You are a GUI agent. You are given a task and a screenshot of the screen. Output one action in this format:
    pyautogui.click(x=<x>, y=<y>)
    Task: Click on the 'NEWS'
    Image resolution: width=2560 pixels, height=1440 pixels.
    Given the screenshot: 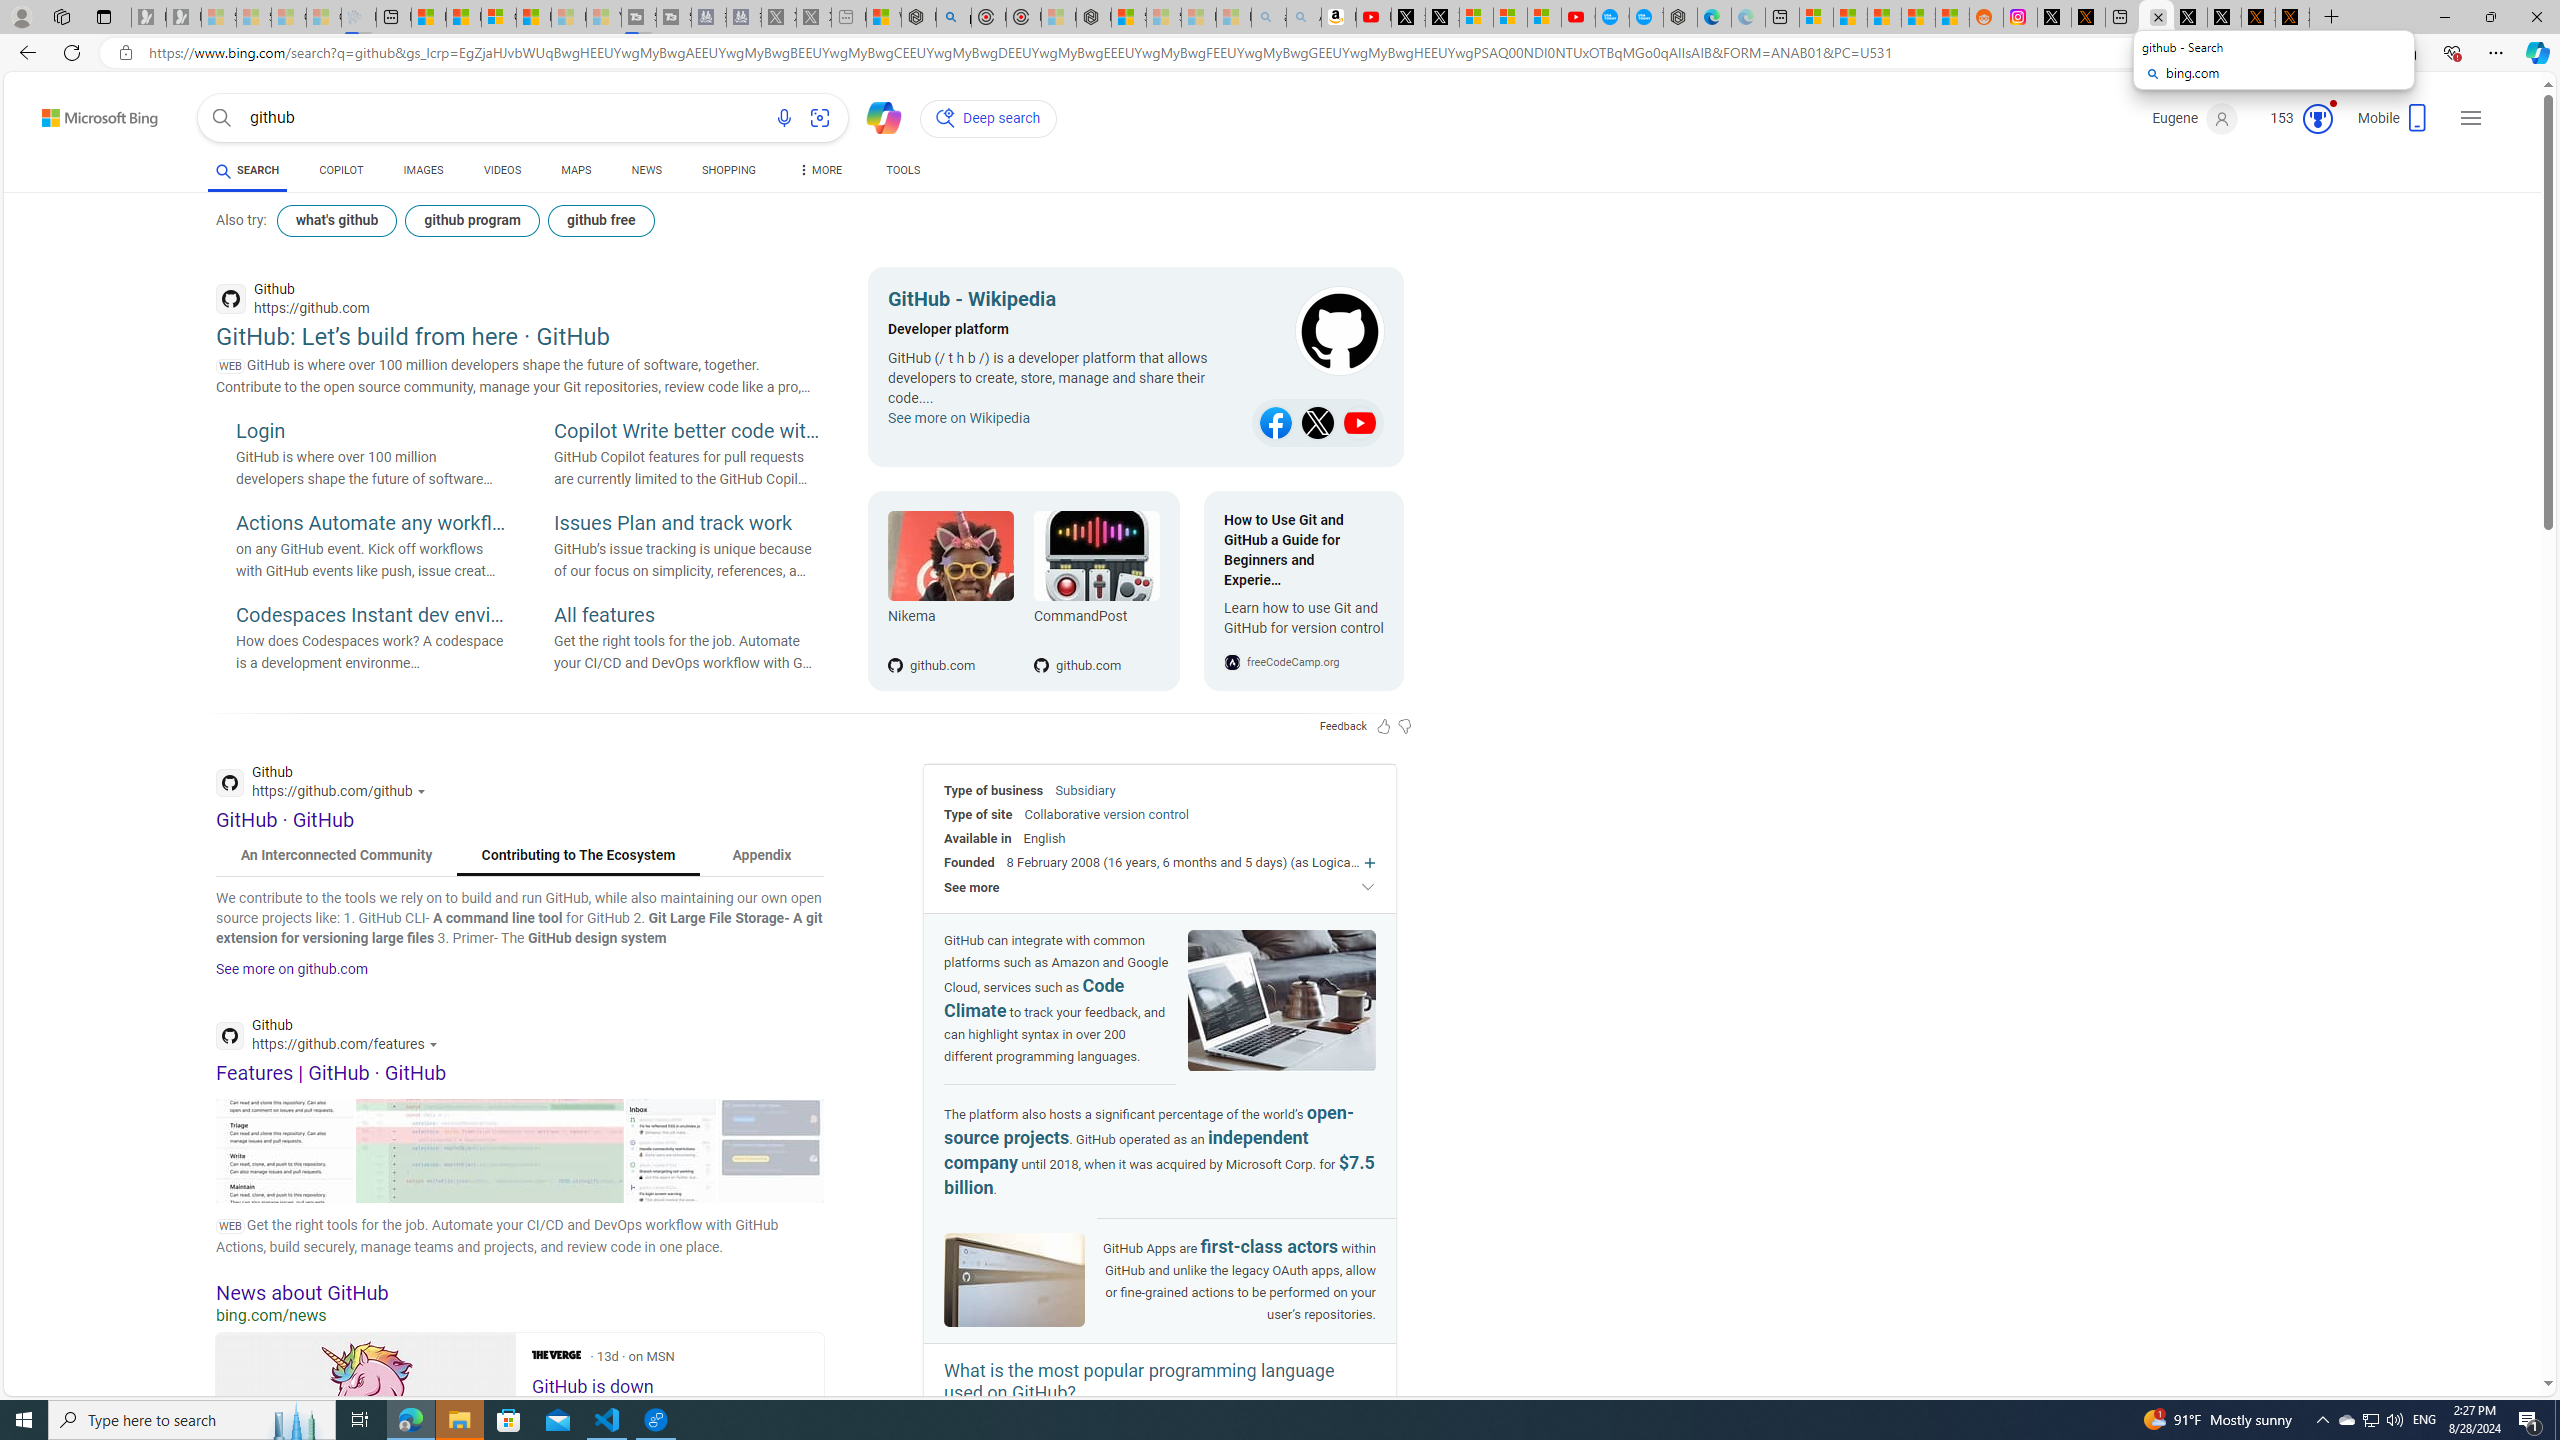 What is the action you would take?
    pyautogui.click(x=645, y=172)
    